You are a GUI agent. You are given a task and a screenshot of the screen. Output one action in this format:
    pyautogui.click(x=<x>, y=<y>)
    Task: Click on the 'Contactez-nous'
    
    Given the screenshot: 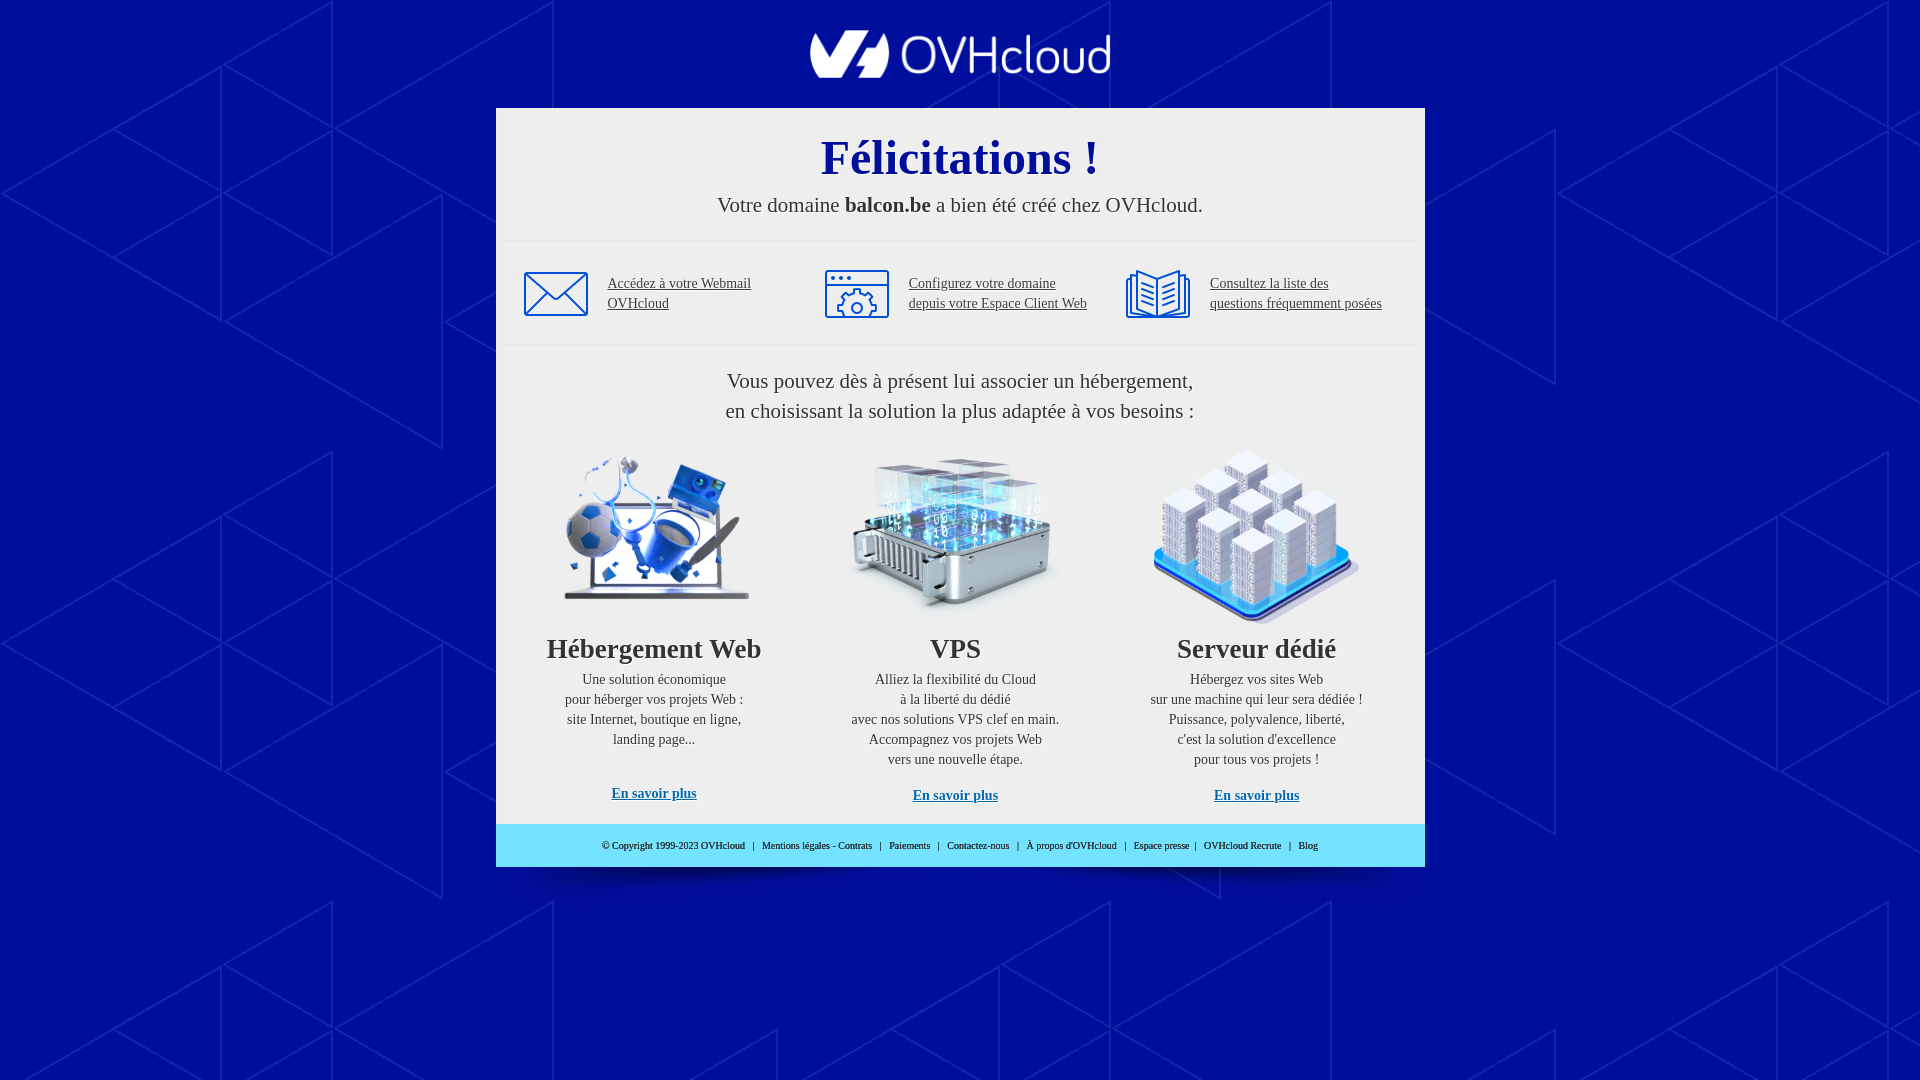 What is the action you would take?
    pyautogui.click(x=978, y=845)
    